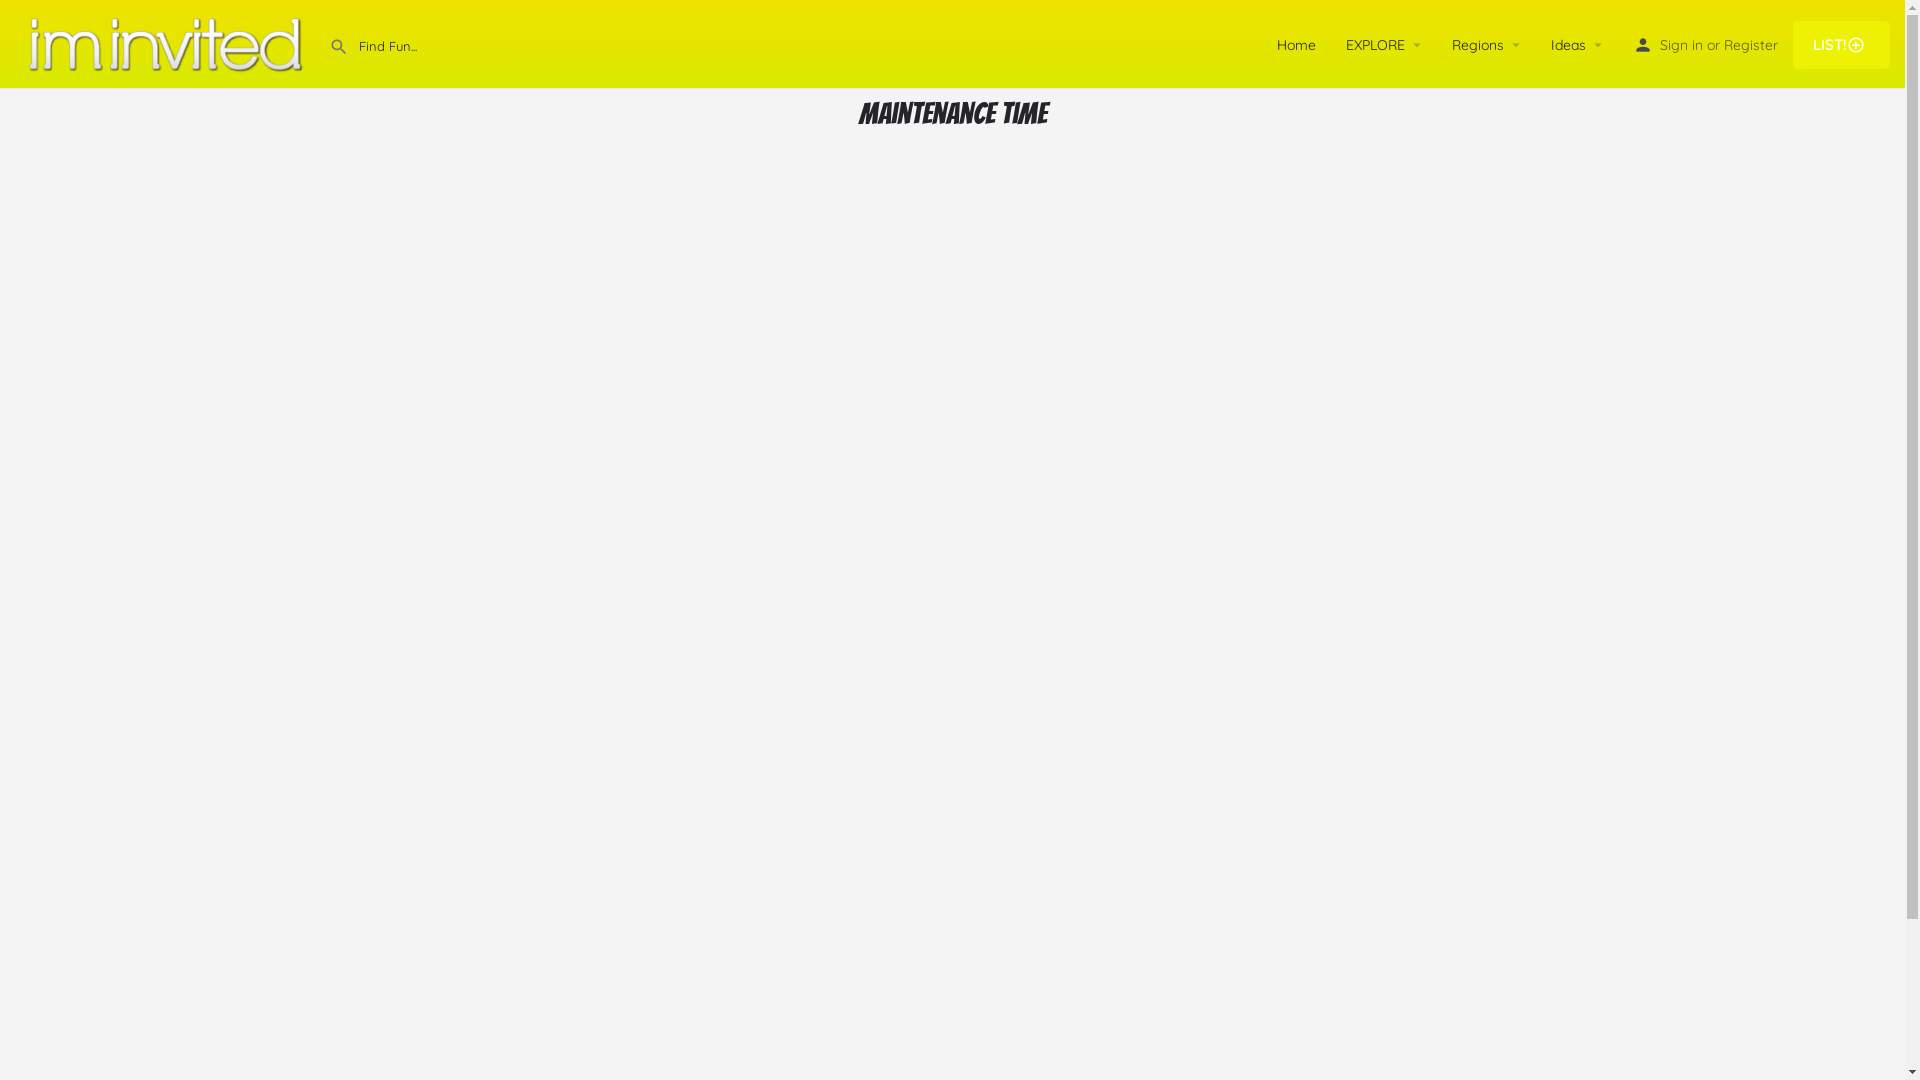 This screenshot has width=1920, height=1080. What do you see at coordinates (1478, 43) in the screenshot?
I see `'Regions'` at bounding box center [1478, 43].